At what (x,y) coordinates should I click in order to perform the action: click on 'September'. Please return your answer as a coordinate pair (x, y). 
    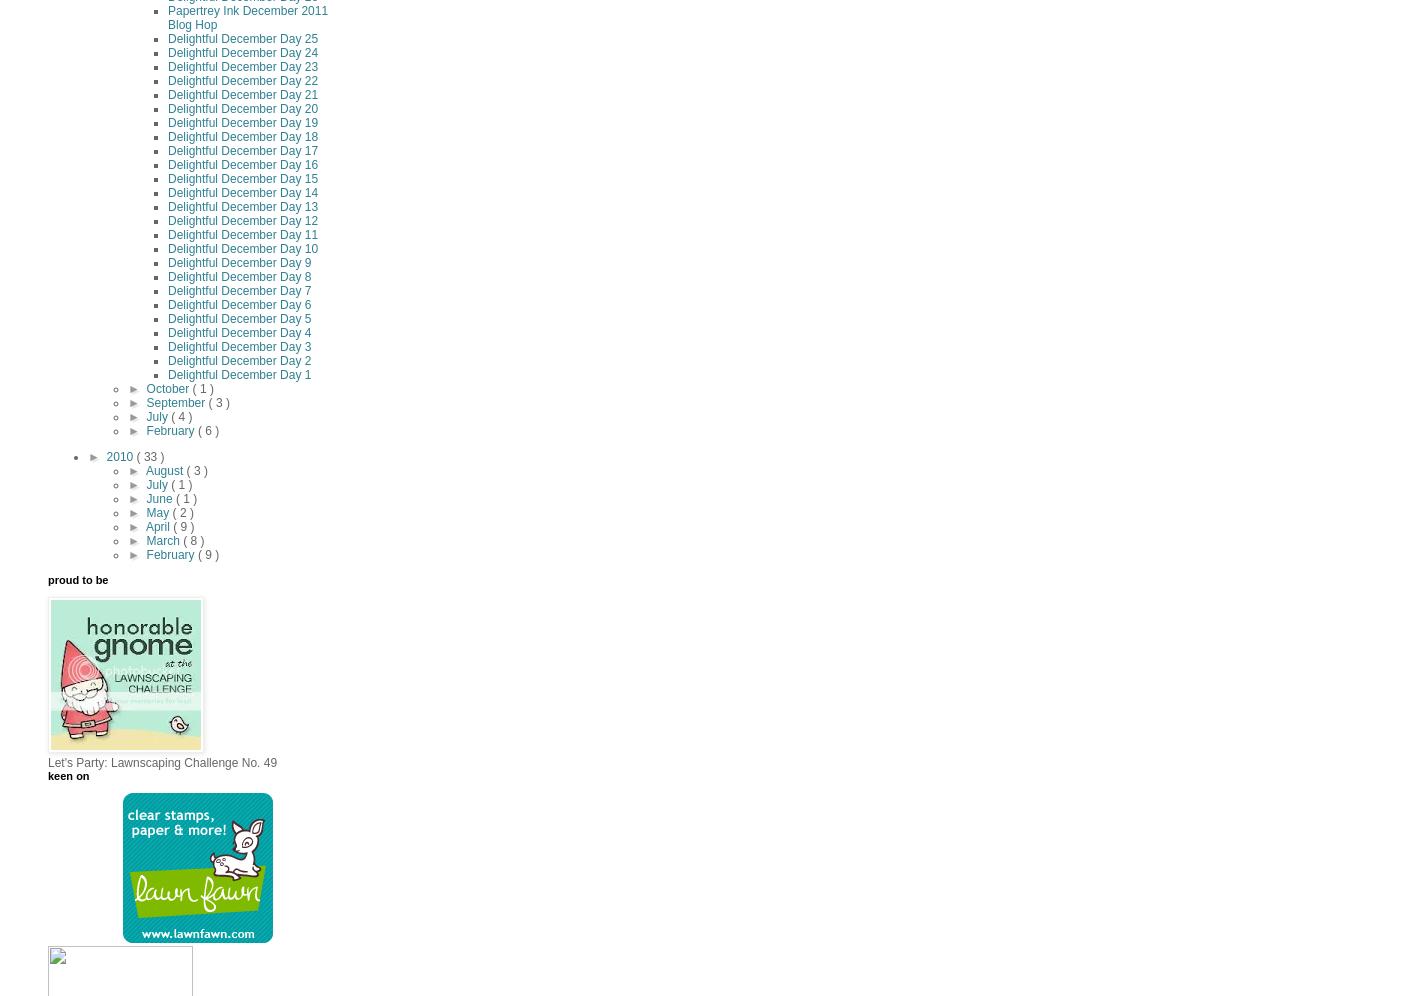
    Looking at the image, I should click on (175, 401).